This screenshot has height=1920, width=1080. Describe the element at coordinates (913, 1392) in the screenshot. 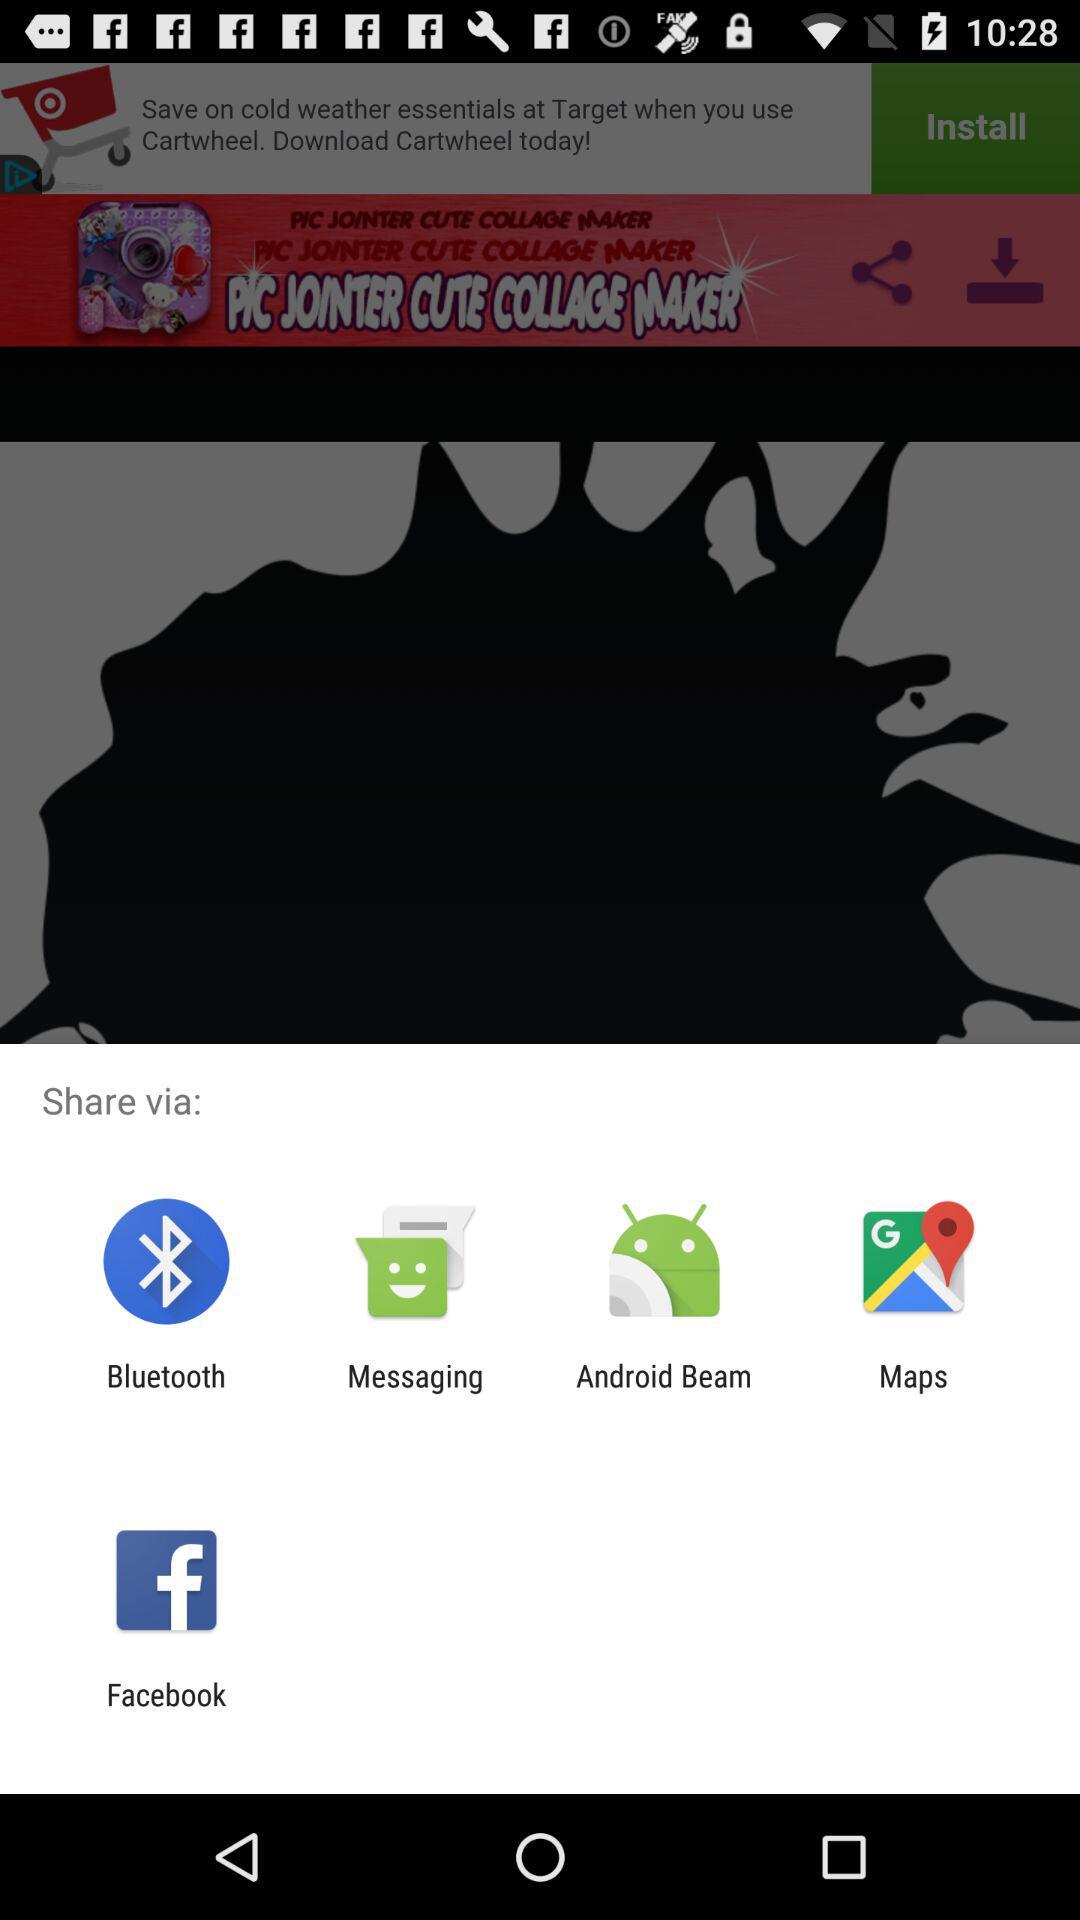

I see `item next to android beam item` at that location.